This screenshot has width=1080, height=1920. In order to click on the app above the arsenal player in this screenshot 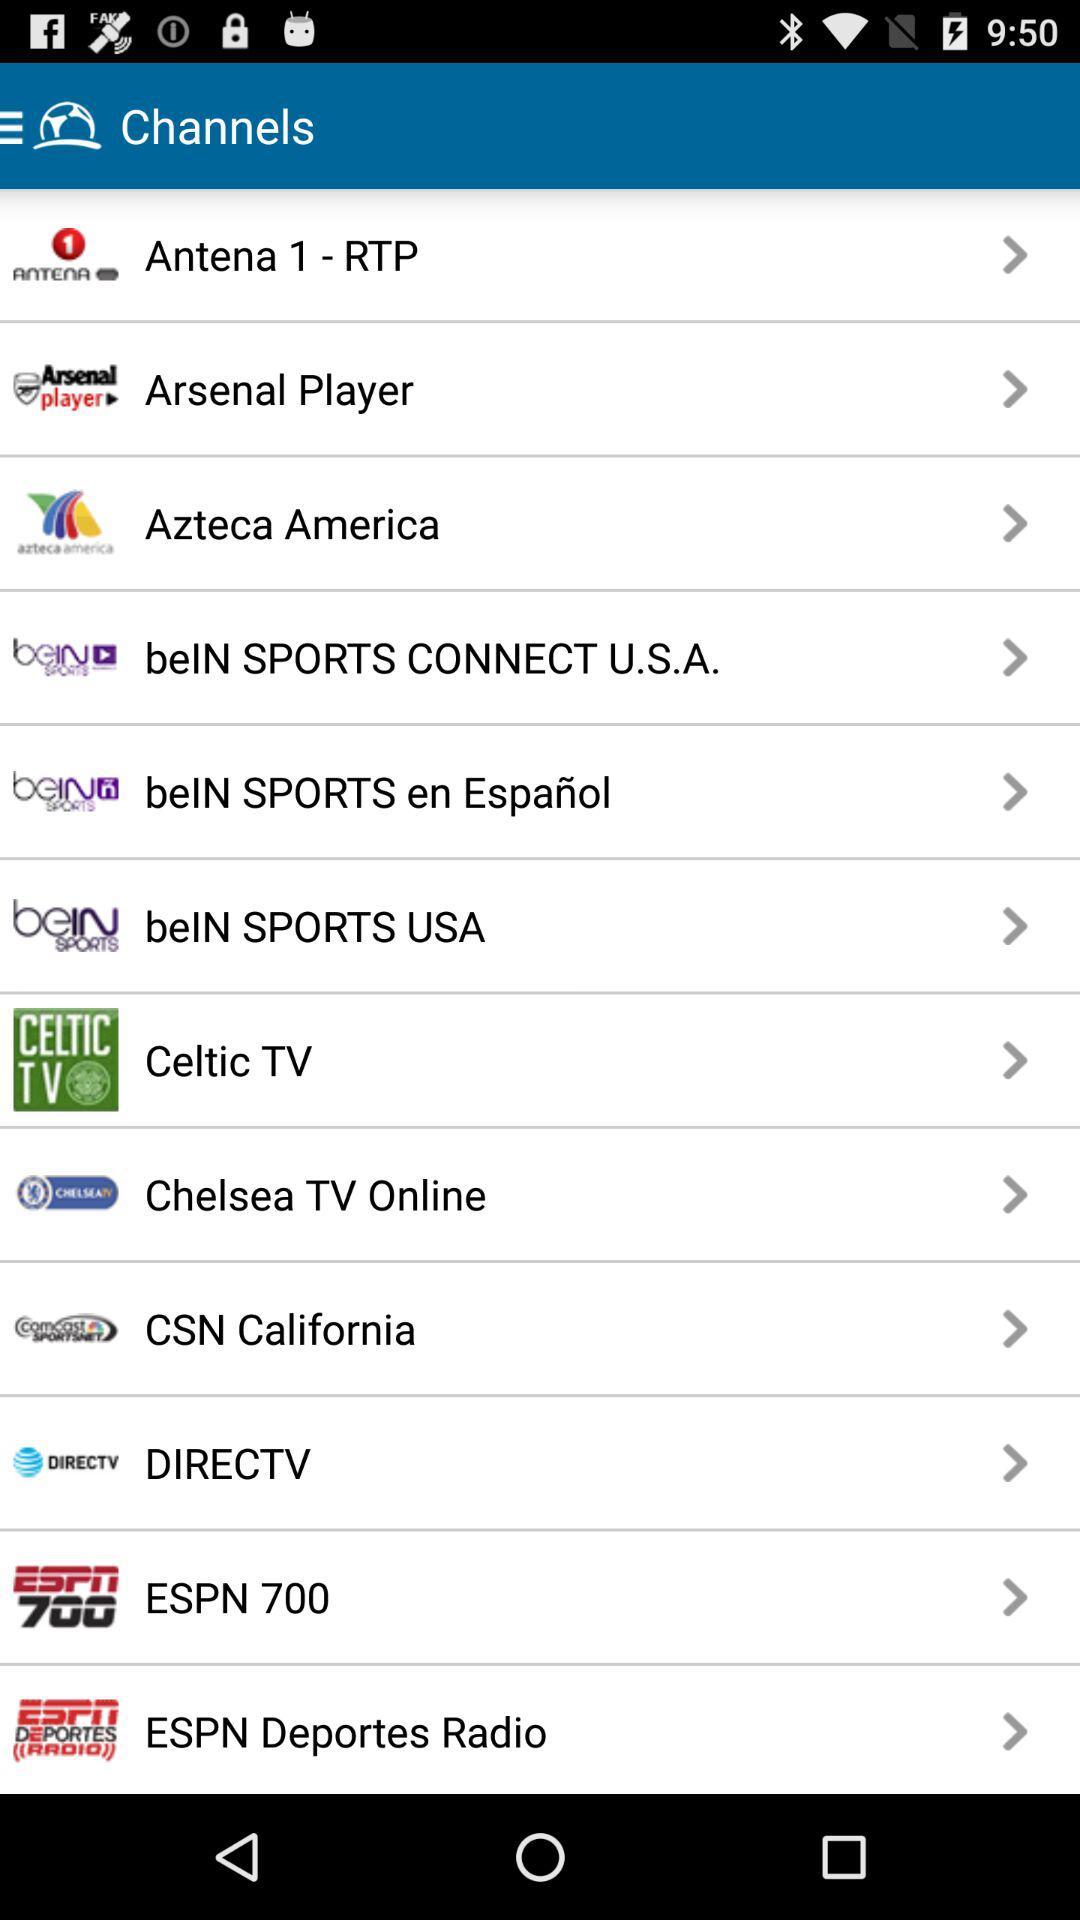, I will do `click(484, 253)`.